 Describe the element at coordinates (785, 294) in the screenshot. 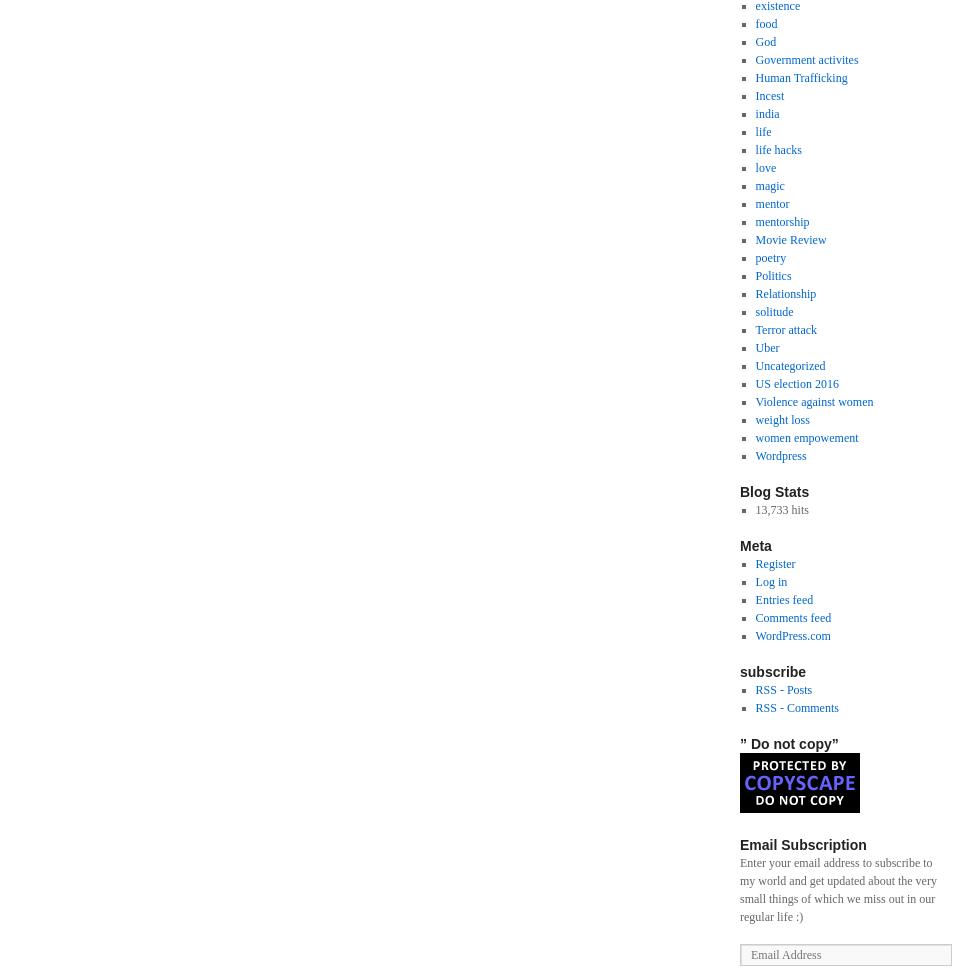

I see `'Relationship'` at that location.